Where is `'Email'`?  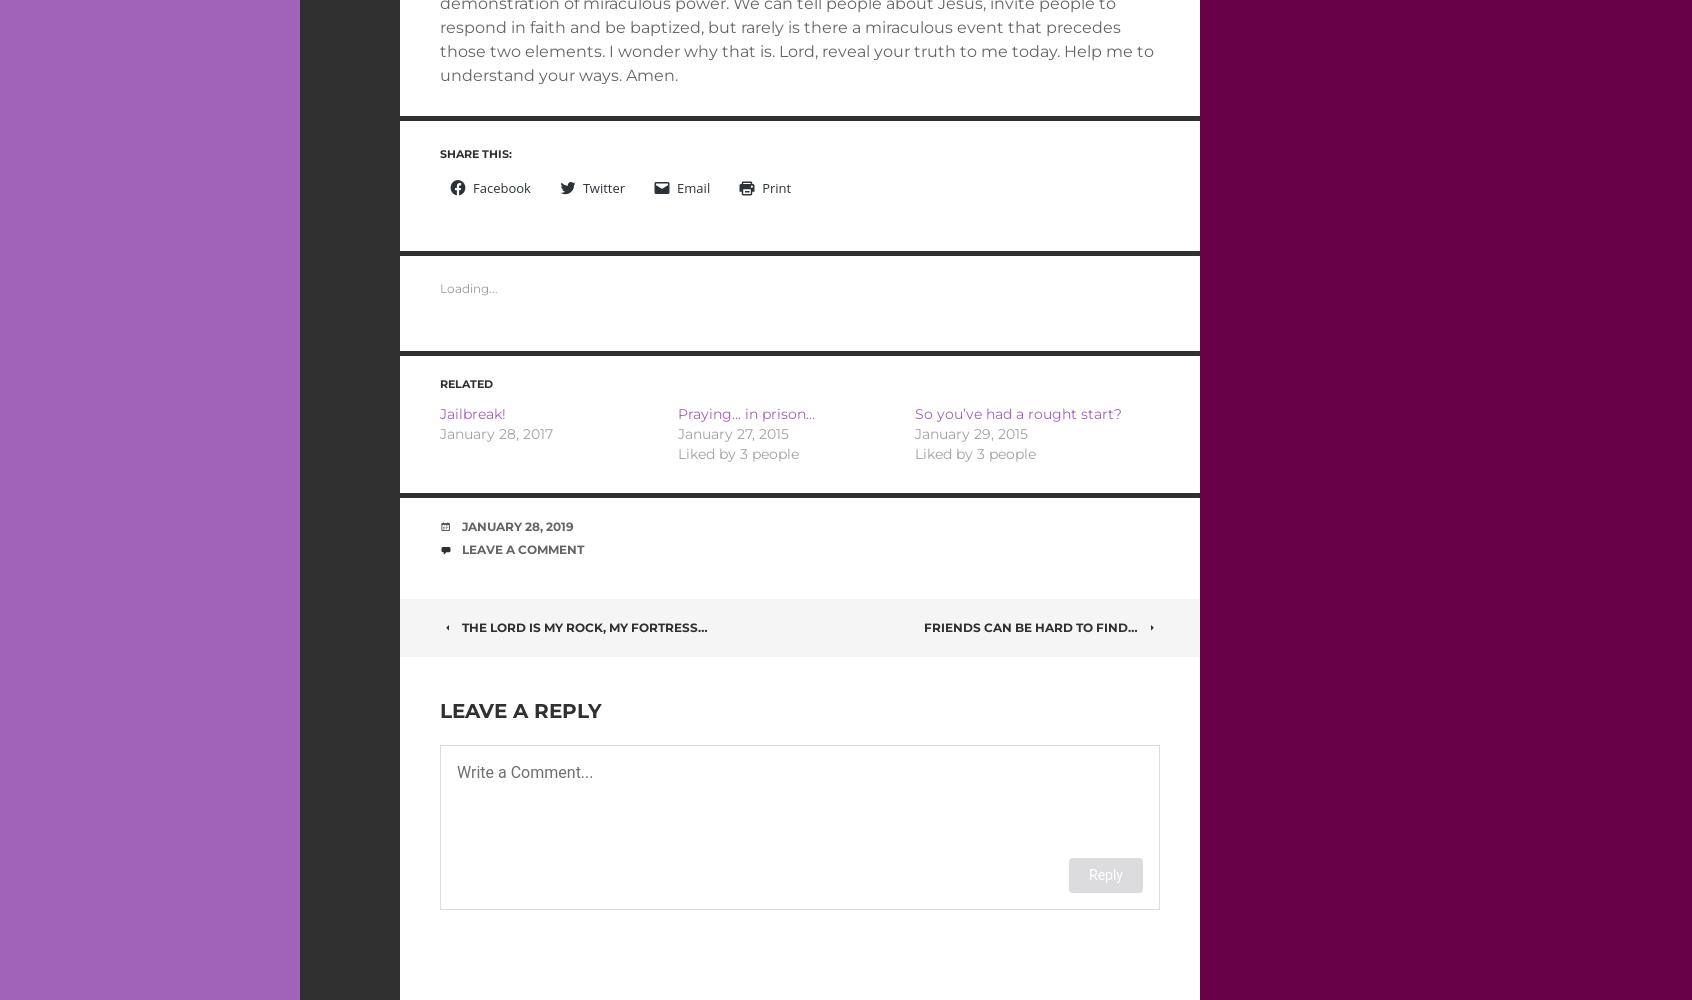
'Email' is located at coordinates (693, 188).